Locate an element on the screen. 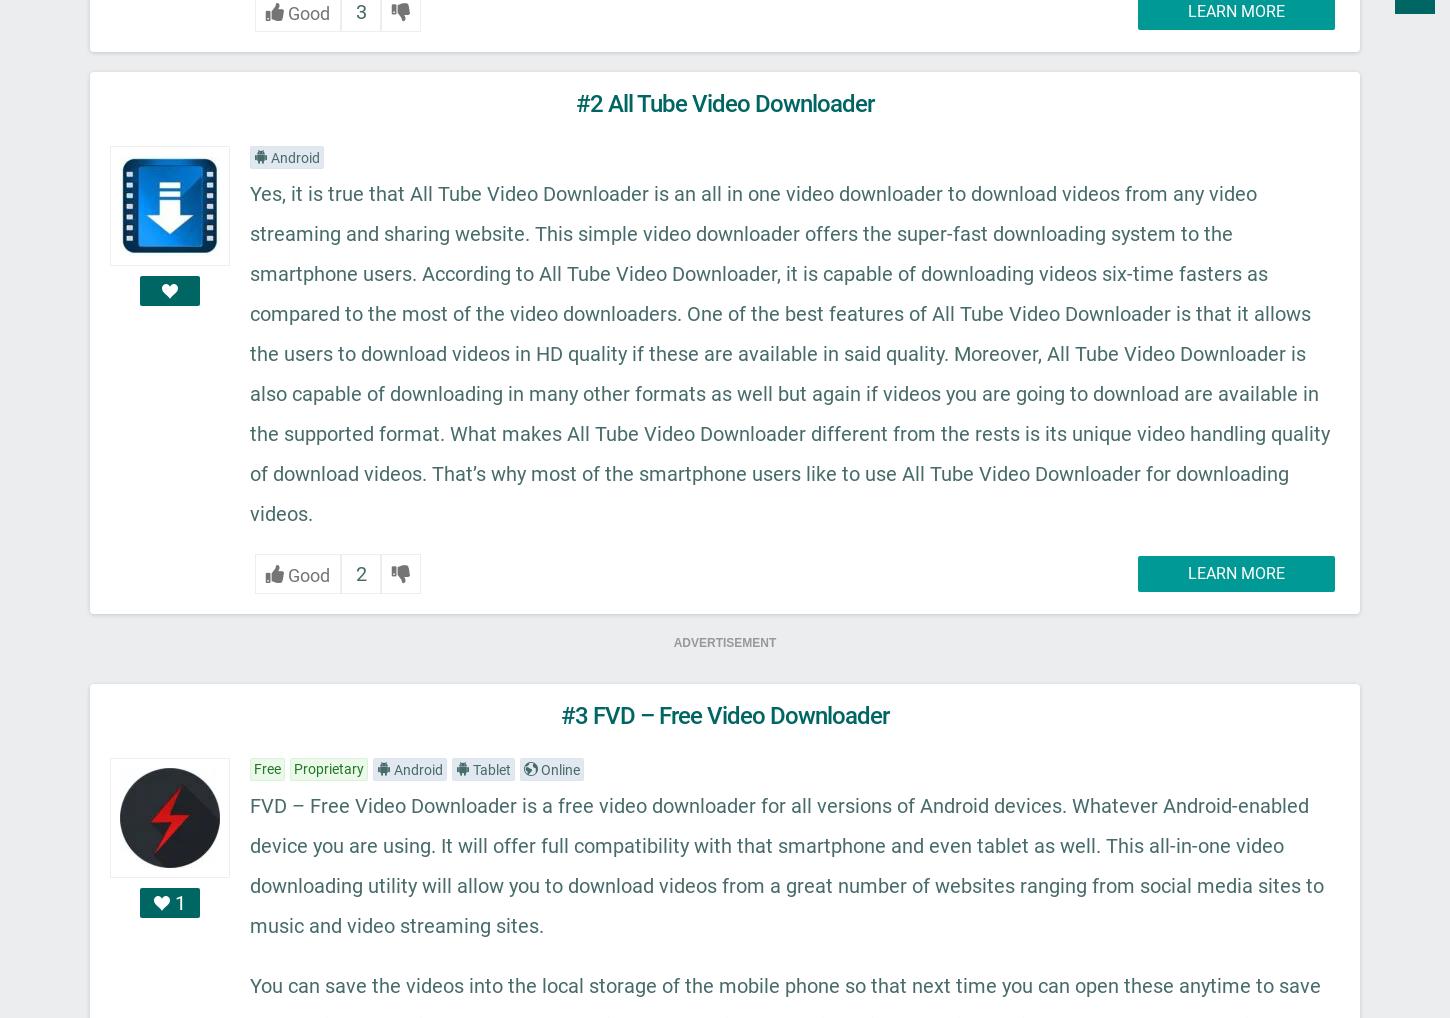 The height and width of the screenshot is (1018, 1450). '#3 FVD – Free Video Downloader' is located at coordinates (725, 714).